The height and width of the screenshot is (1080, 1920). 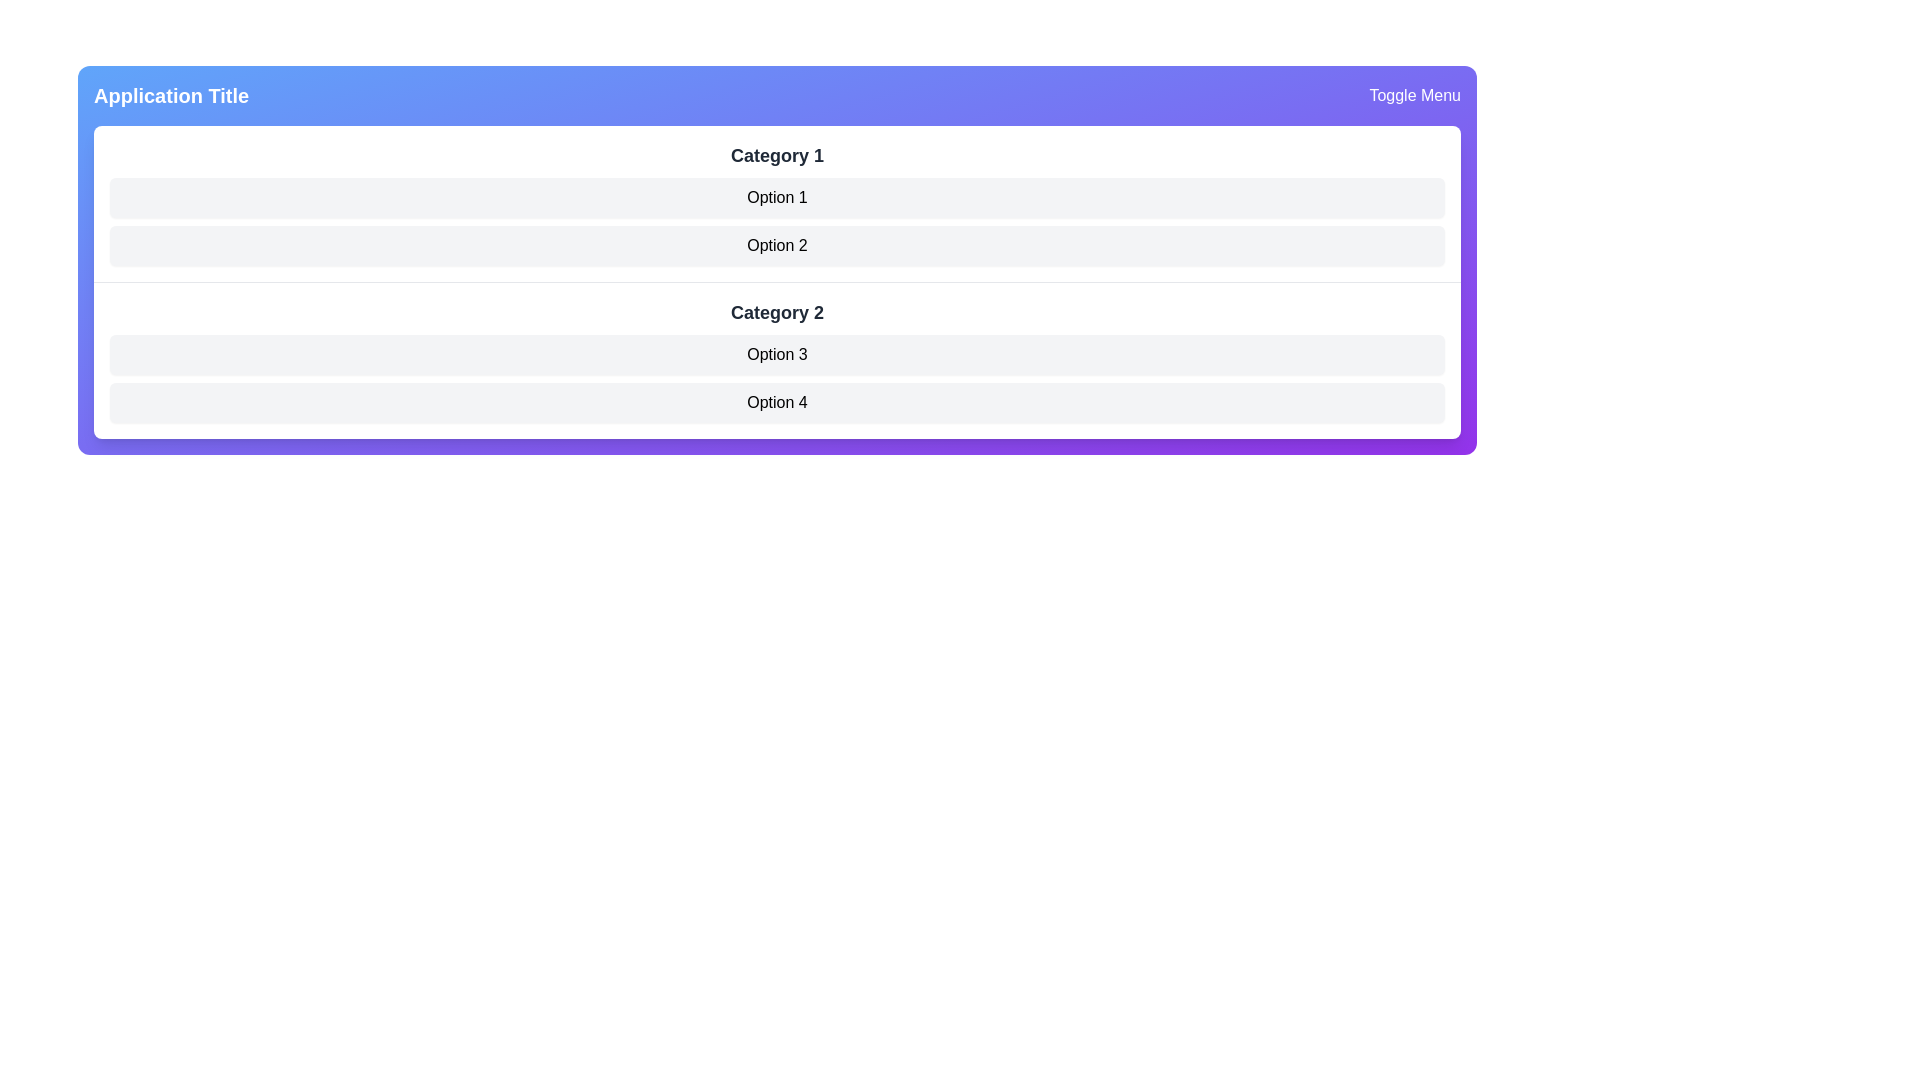 I want to click on the button labeled 'Option 1', which is a rectangular component with a light gray background and rounded corners, located under 'Category 1', so click(x=776, y=197).